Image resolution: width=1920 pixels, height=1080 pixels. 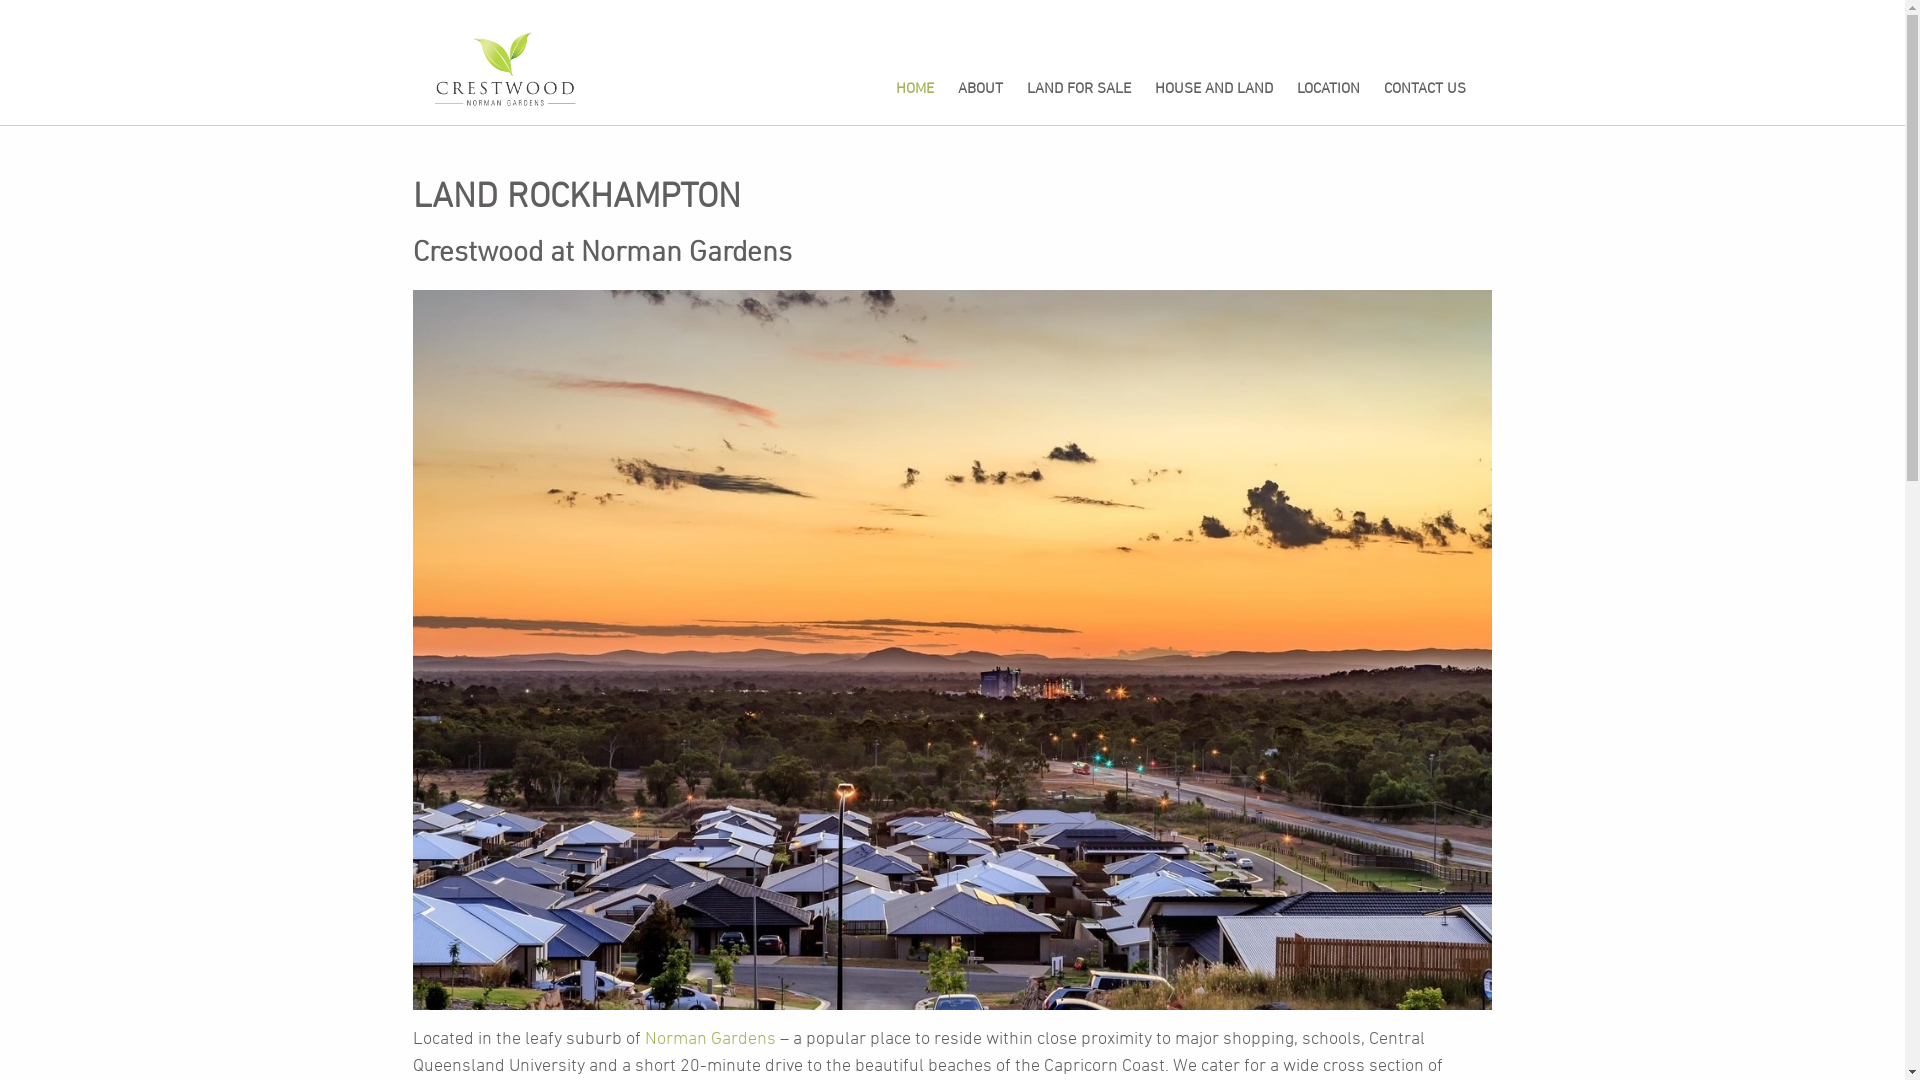 I want to click on 'HOME', so click(x=914, y=88).